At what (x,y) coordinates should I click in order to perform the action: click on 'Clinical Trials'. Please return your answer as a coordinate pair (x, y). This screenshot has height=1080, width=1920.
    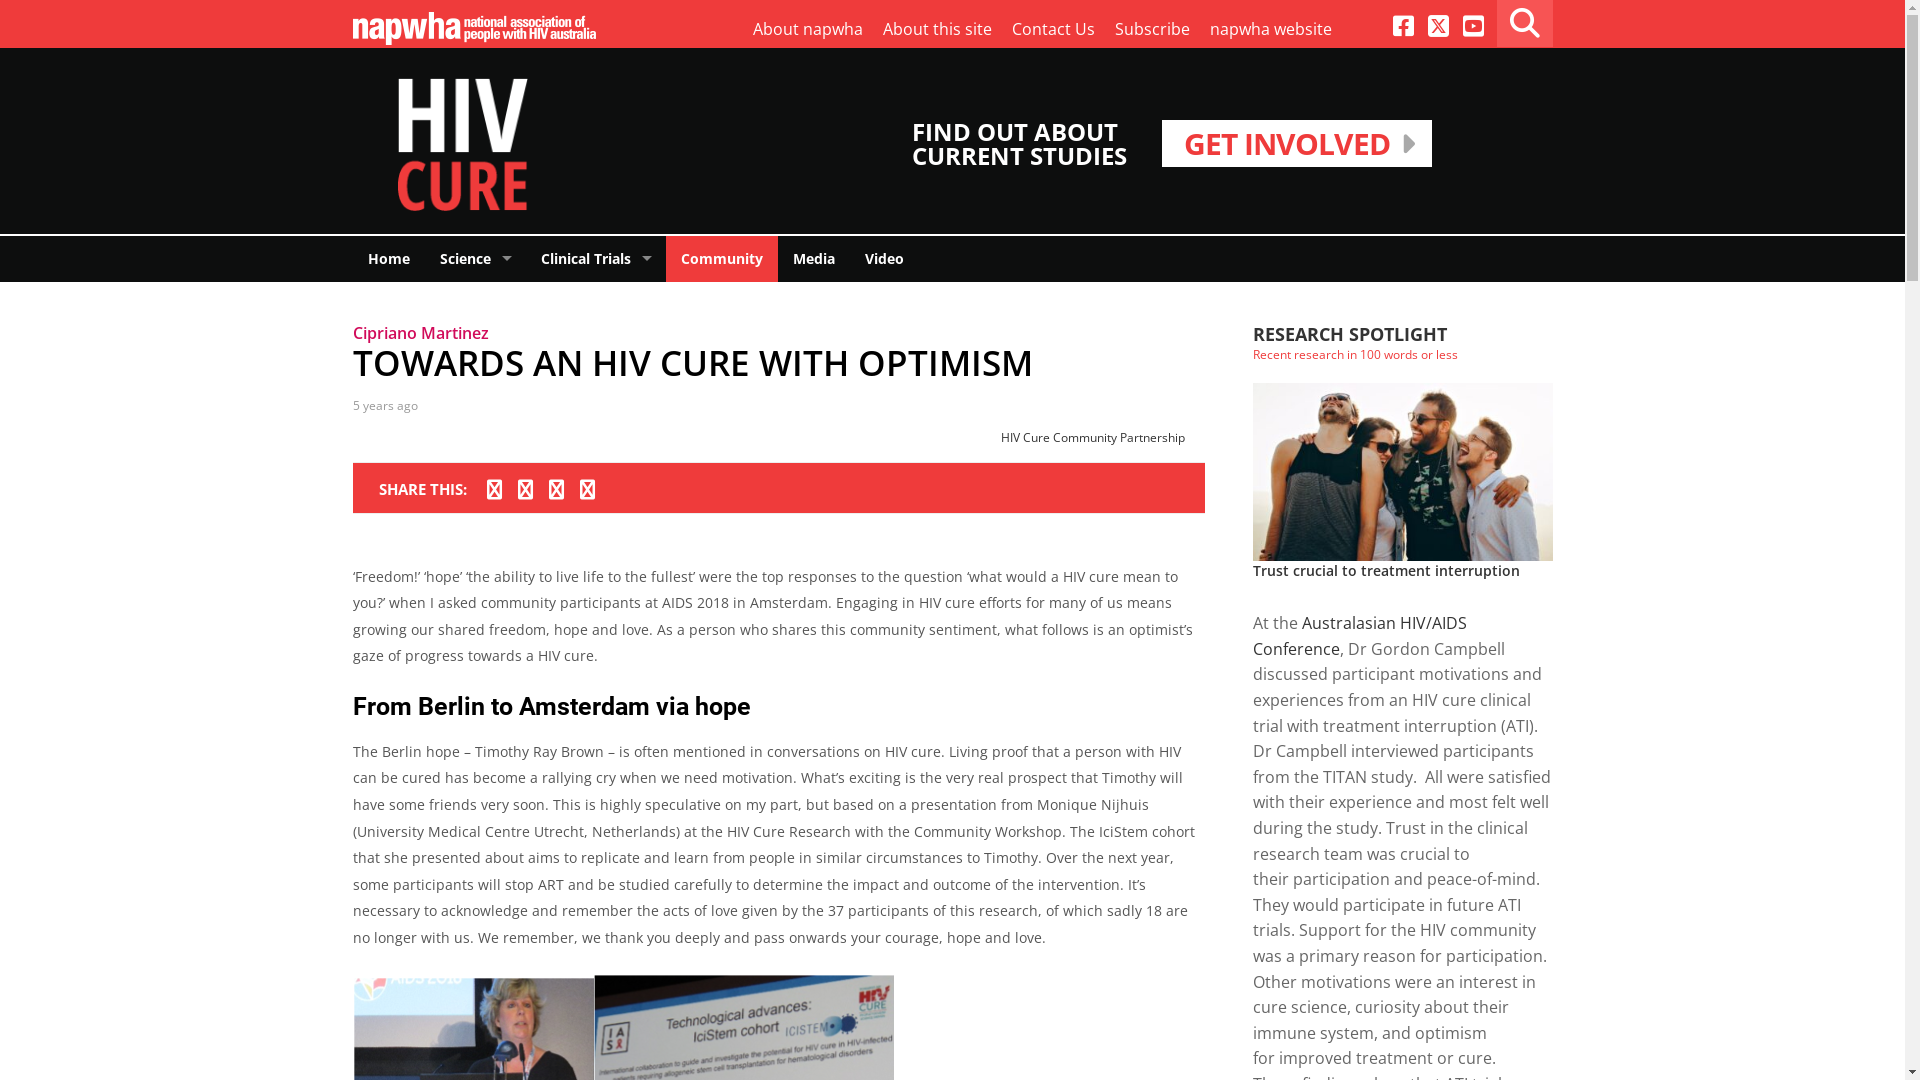
    Looking at the image, I should click on (526, 257).